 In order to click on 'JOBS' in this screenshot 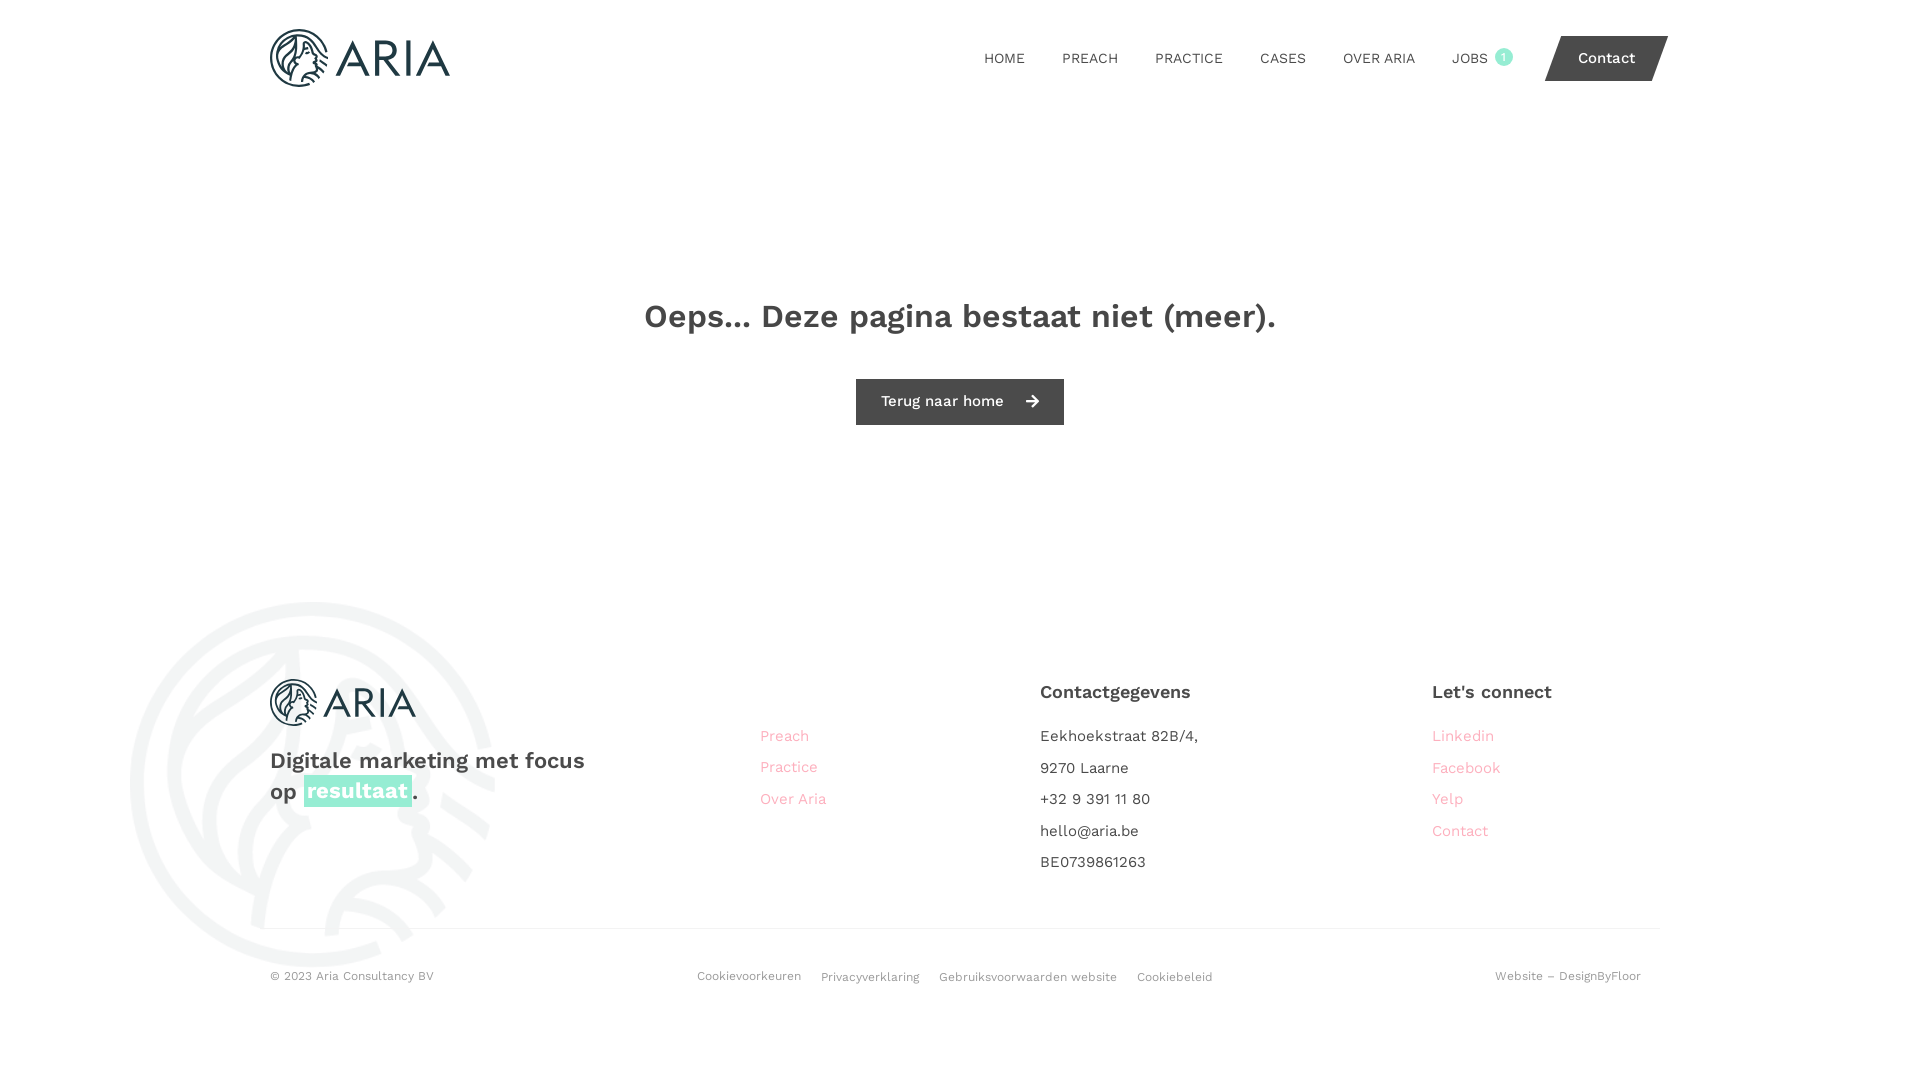, I will do `click(1469, 56)`.